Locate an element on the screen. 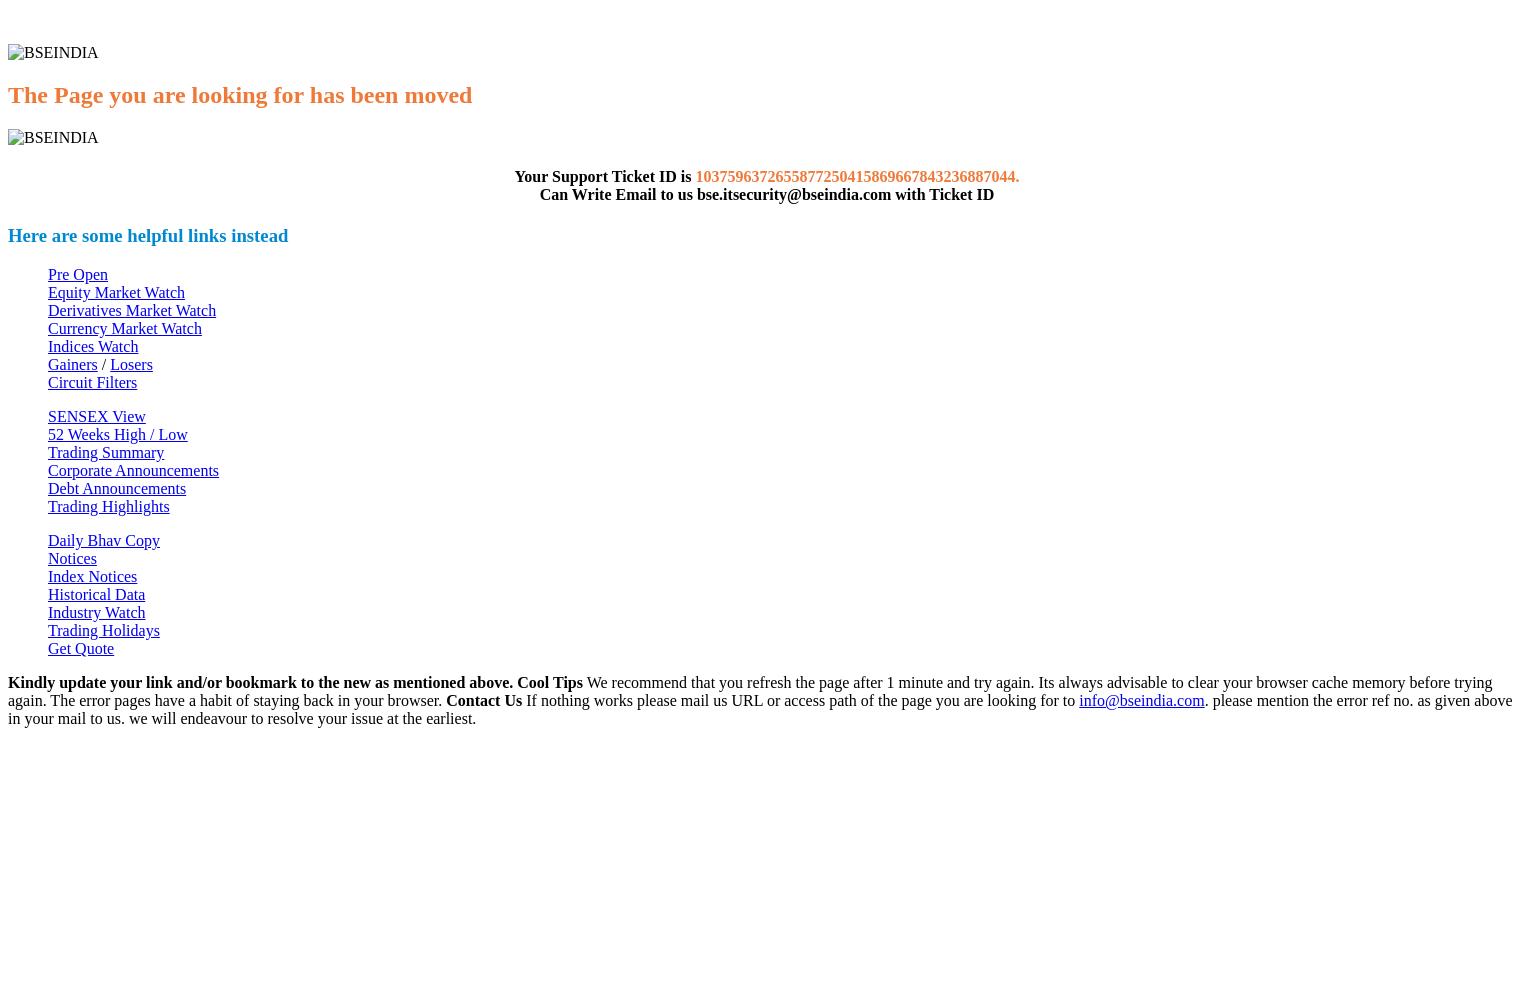 Image resolution: width=1534 pixels, height=1000 pixels. '. please mention the error ref no. as given above in your mail to us.
                        we will endeavour to resolve your issue at the earliest.' is located at coordinates (758, 708).